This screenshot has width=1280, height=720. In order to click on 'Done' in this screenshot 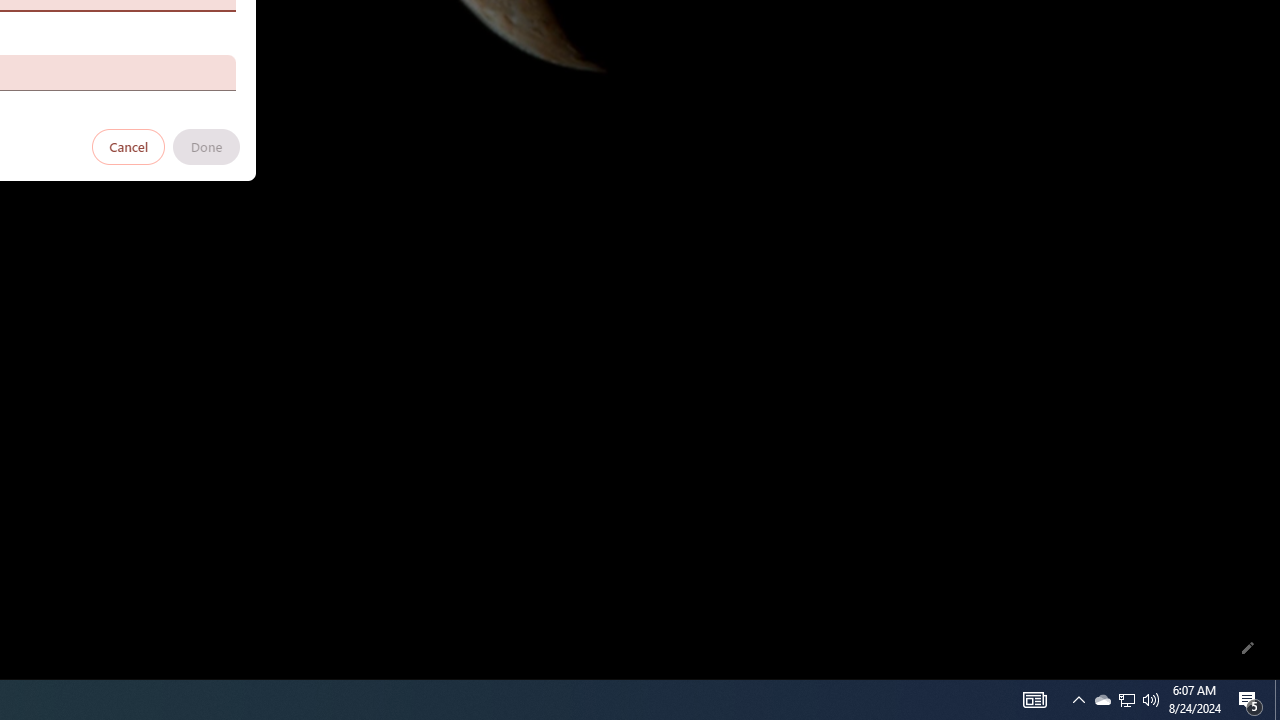, I will do `click(206, 145)`.